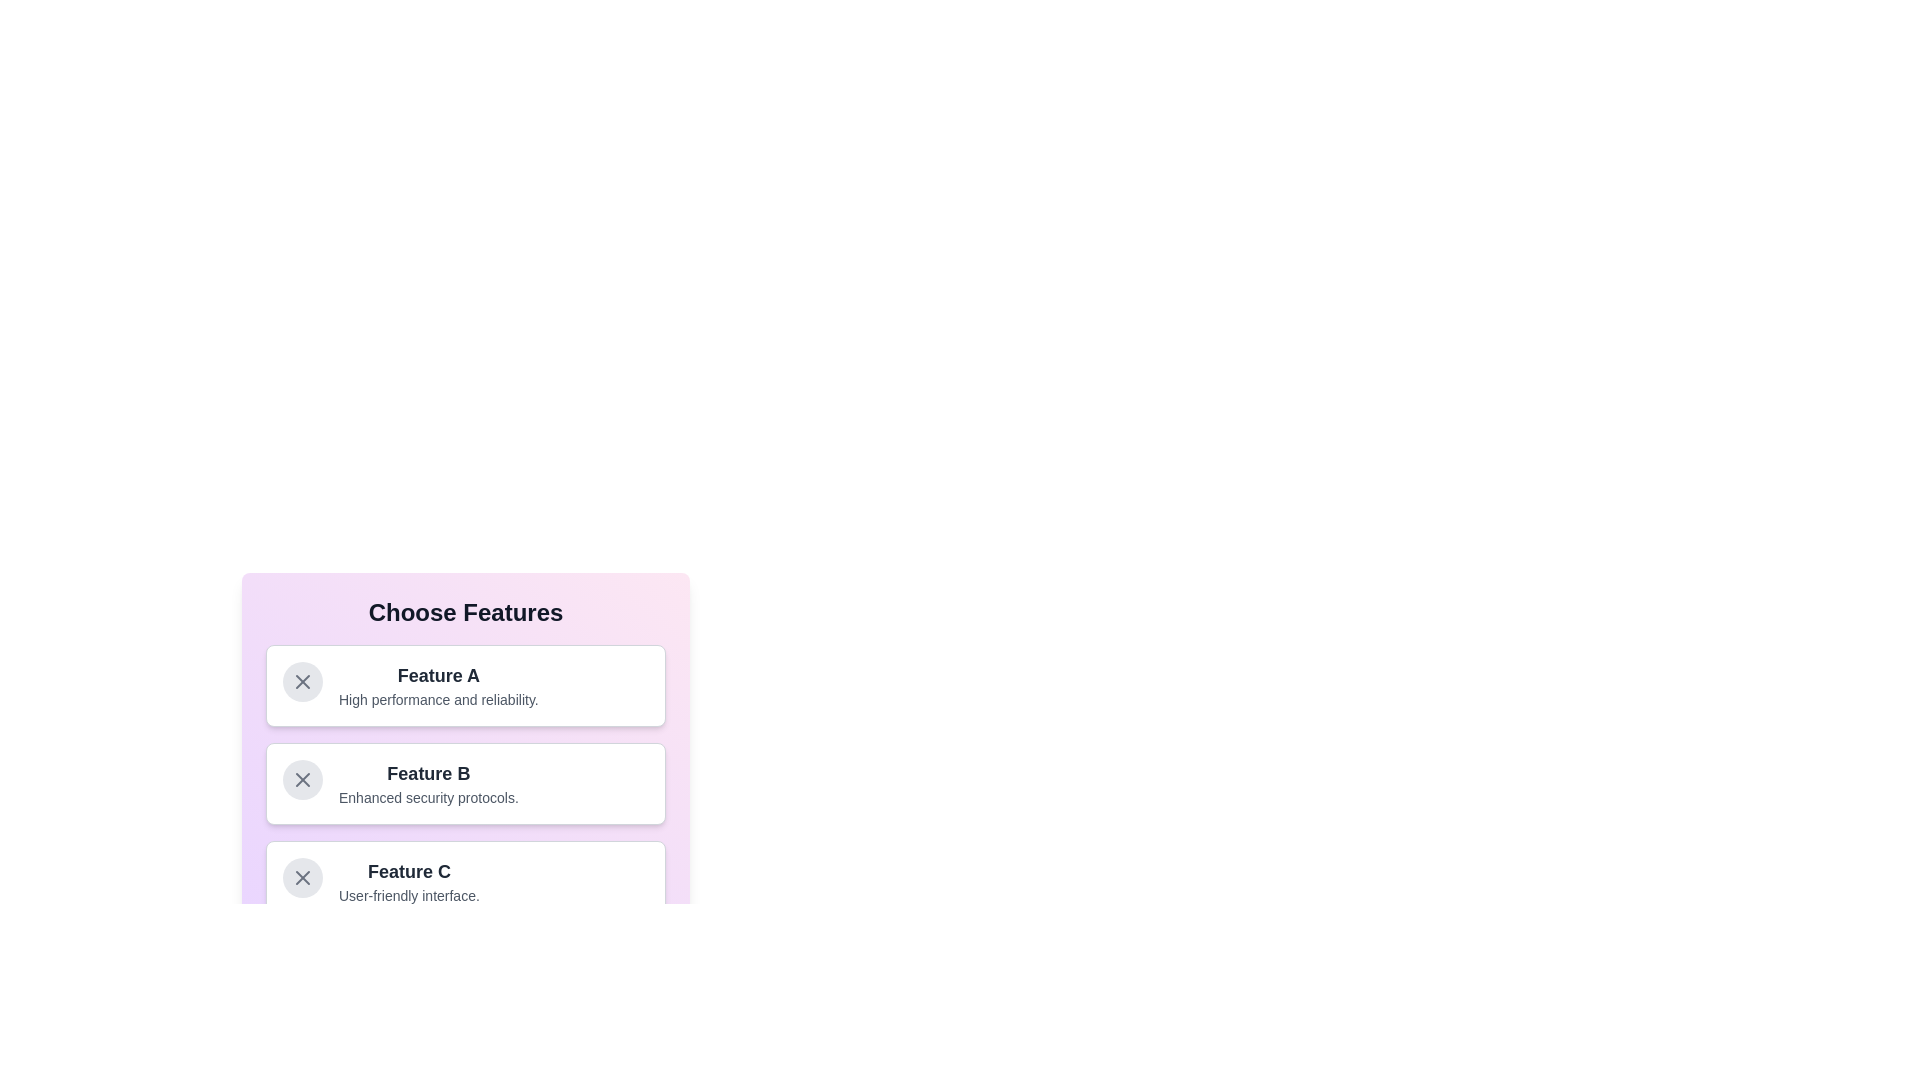 The height and width of the screenshot is (1080, 1920). Describe the element at coordinates (301, 877) in the screenshot. I see `the 'X' shaped icon within the circular button in the 'Feature C' option` at that location.